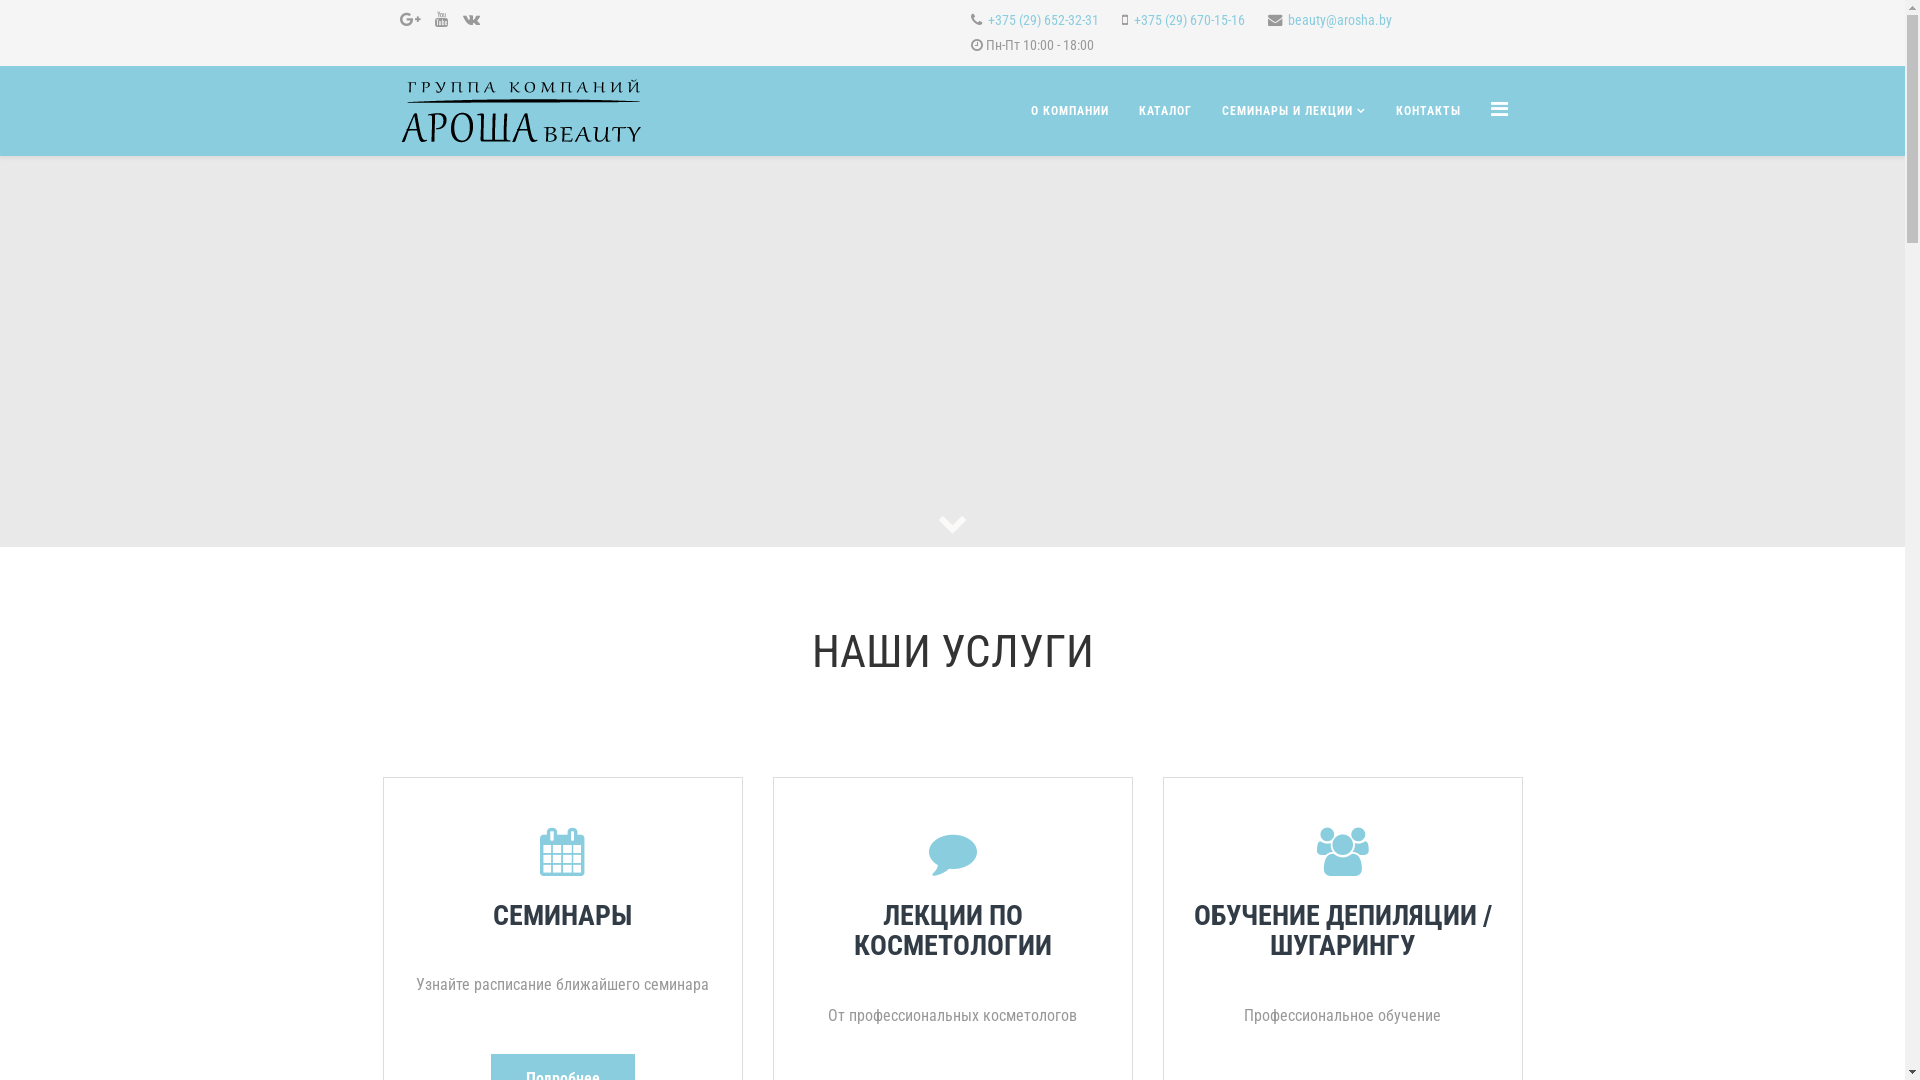 The height and width of the screenshot is (1080, 1920). Describe the element at coordinates (1042, 20) in the screenshot. I see `'+375 (29) 652-32-31'` at that location.